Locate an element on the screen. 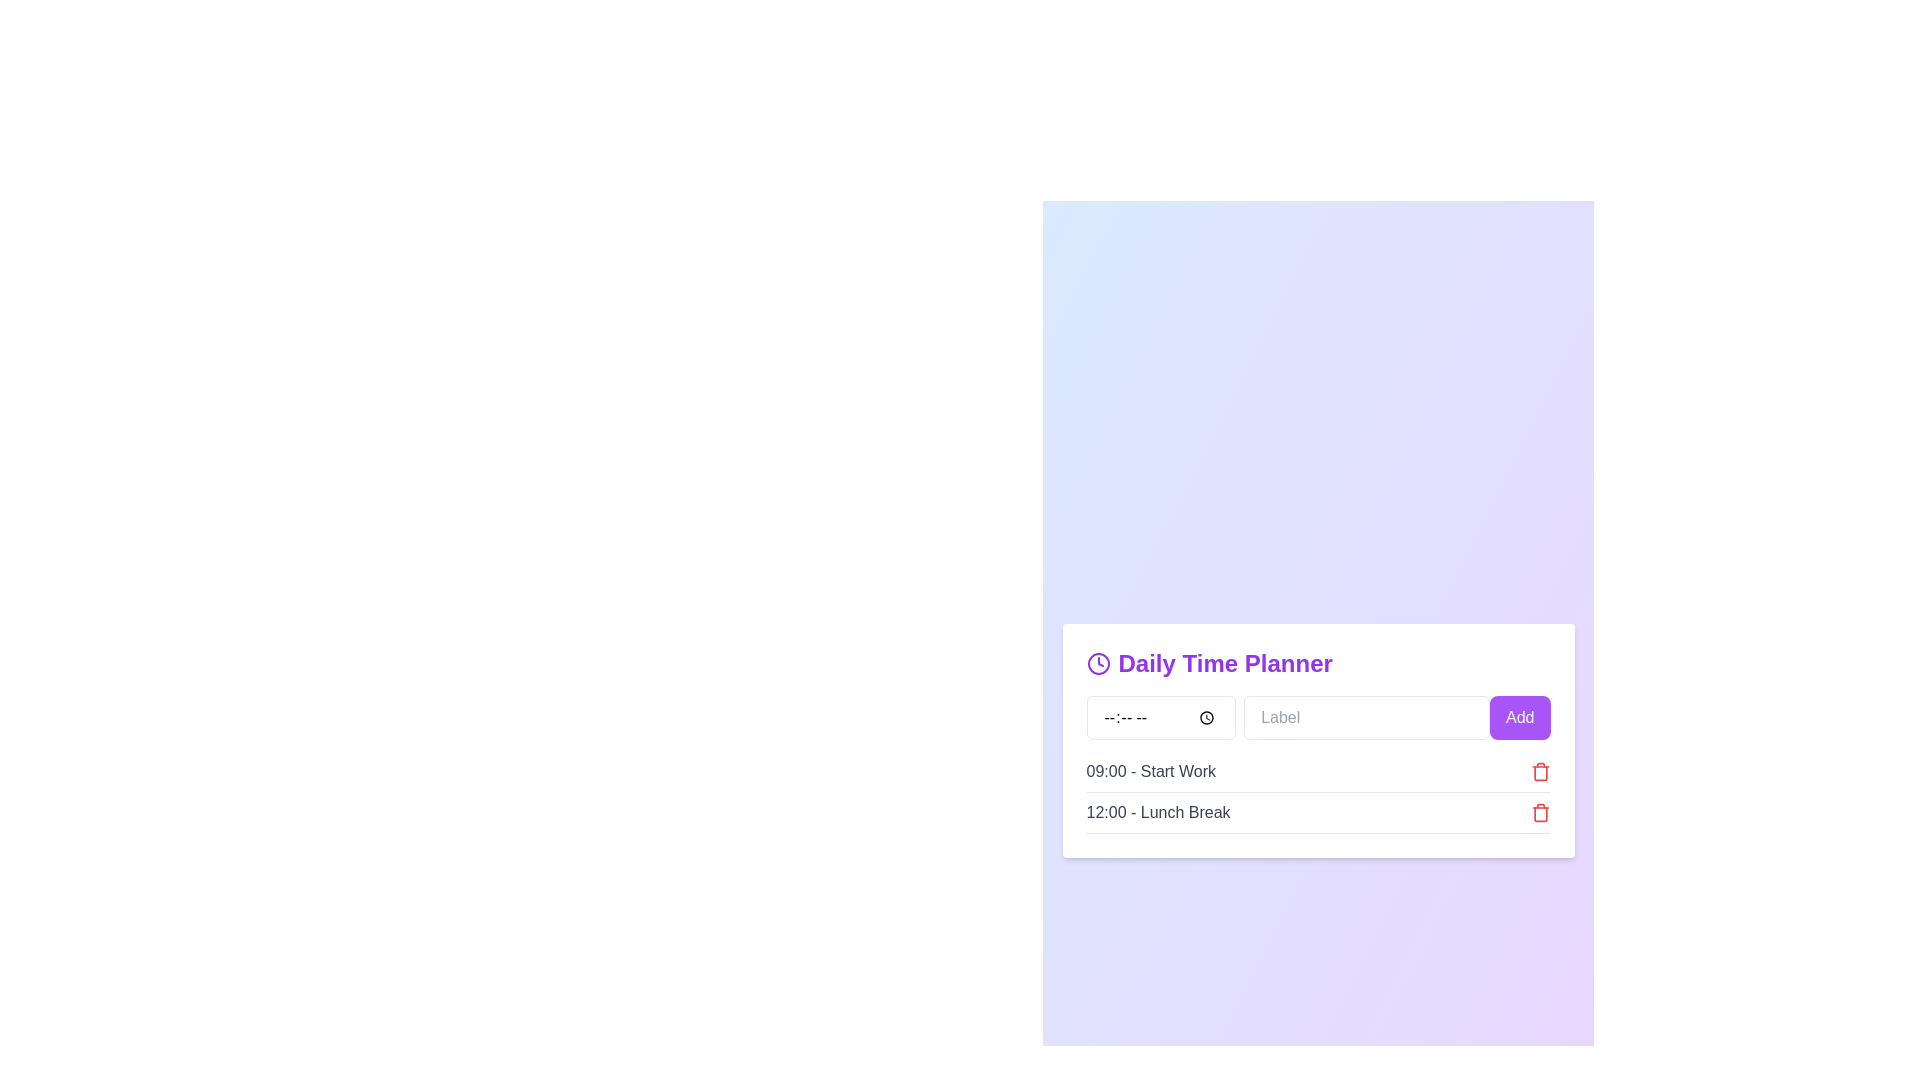 The height and width of the screenshot is (1080, 1920). the icon button located to the far right of the '12:00 - Lunch Break' row to observe potential additional effects, such as a tooltip is located at coordinates (1539, 813).